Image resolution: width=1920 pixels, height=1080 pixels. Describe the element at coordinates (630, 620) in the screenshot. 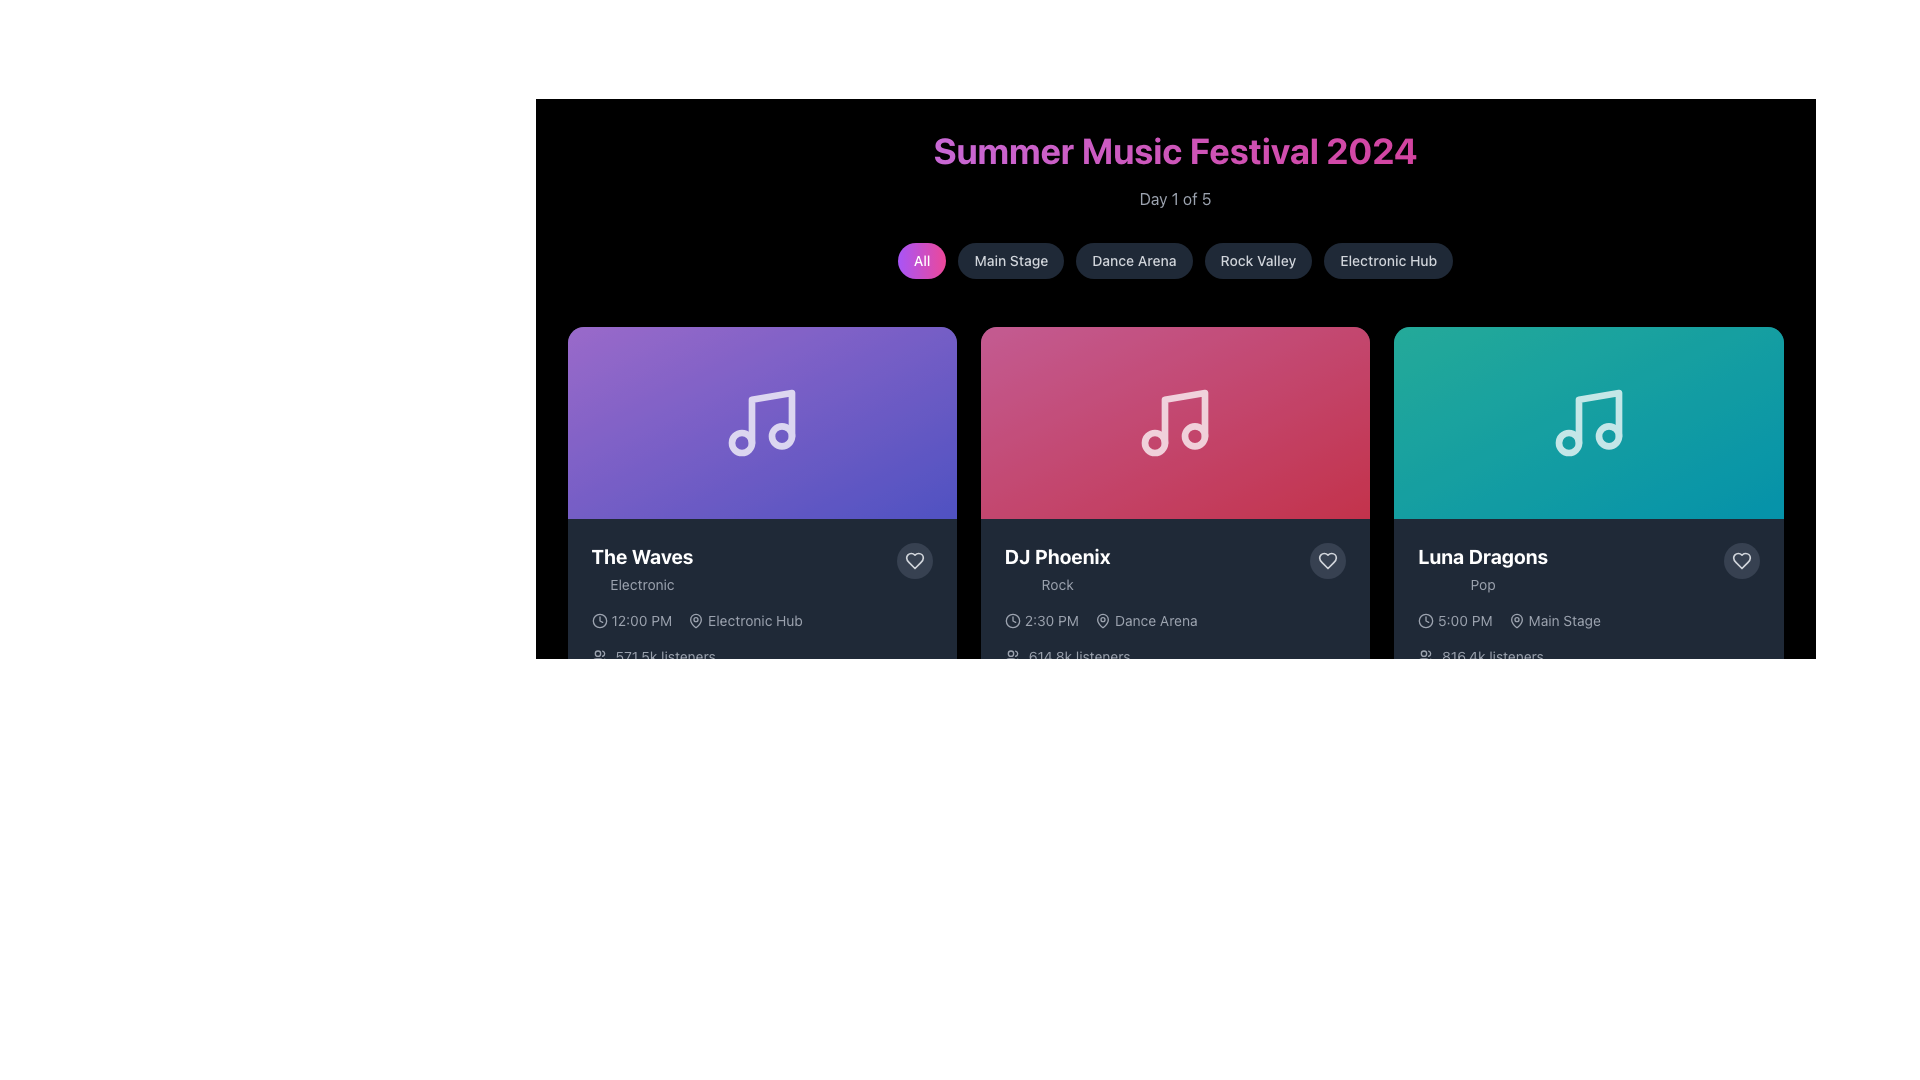

I see `the text displaying '12:00 PM' alongside the clock icon located in the lower-left portion of the 'The Waves' card` at that location.